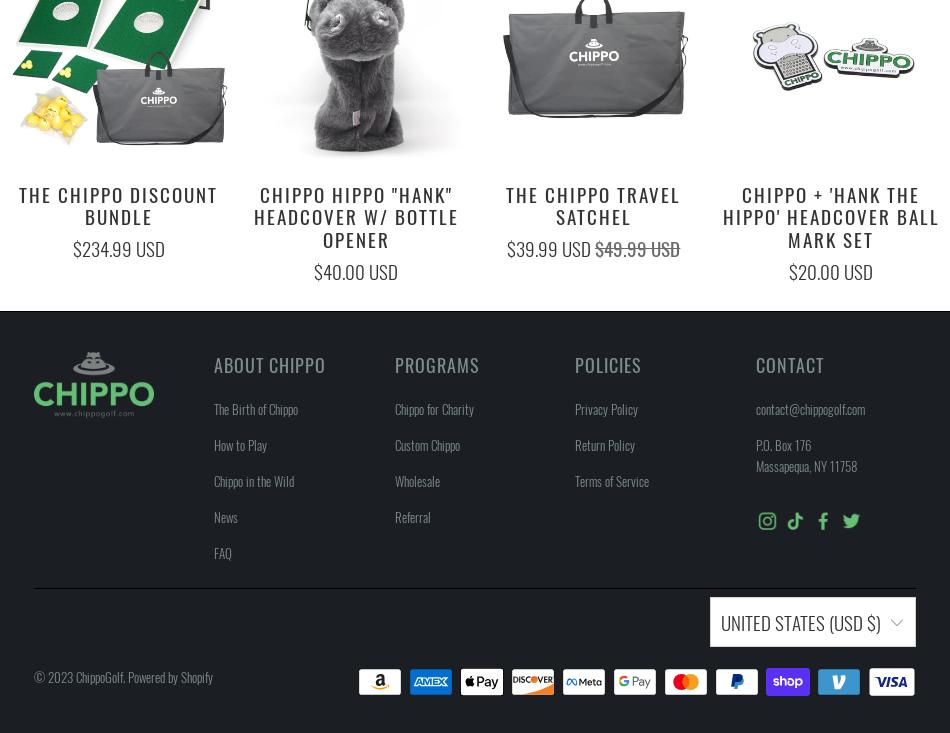 The image size is (950, 733). I want to click on 'Terms of Service', so click(575, 479).